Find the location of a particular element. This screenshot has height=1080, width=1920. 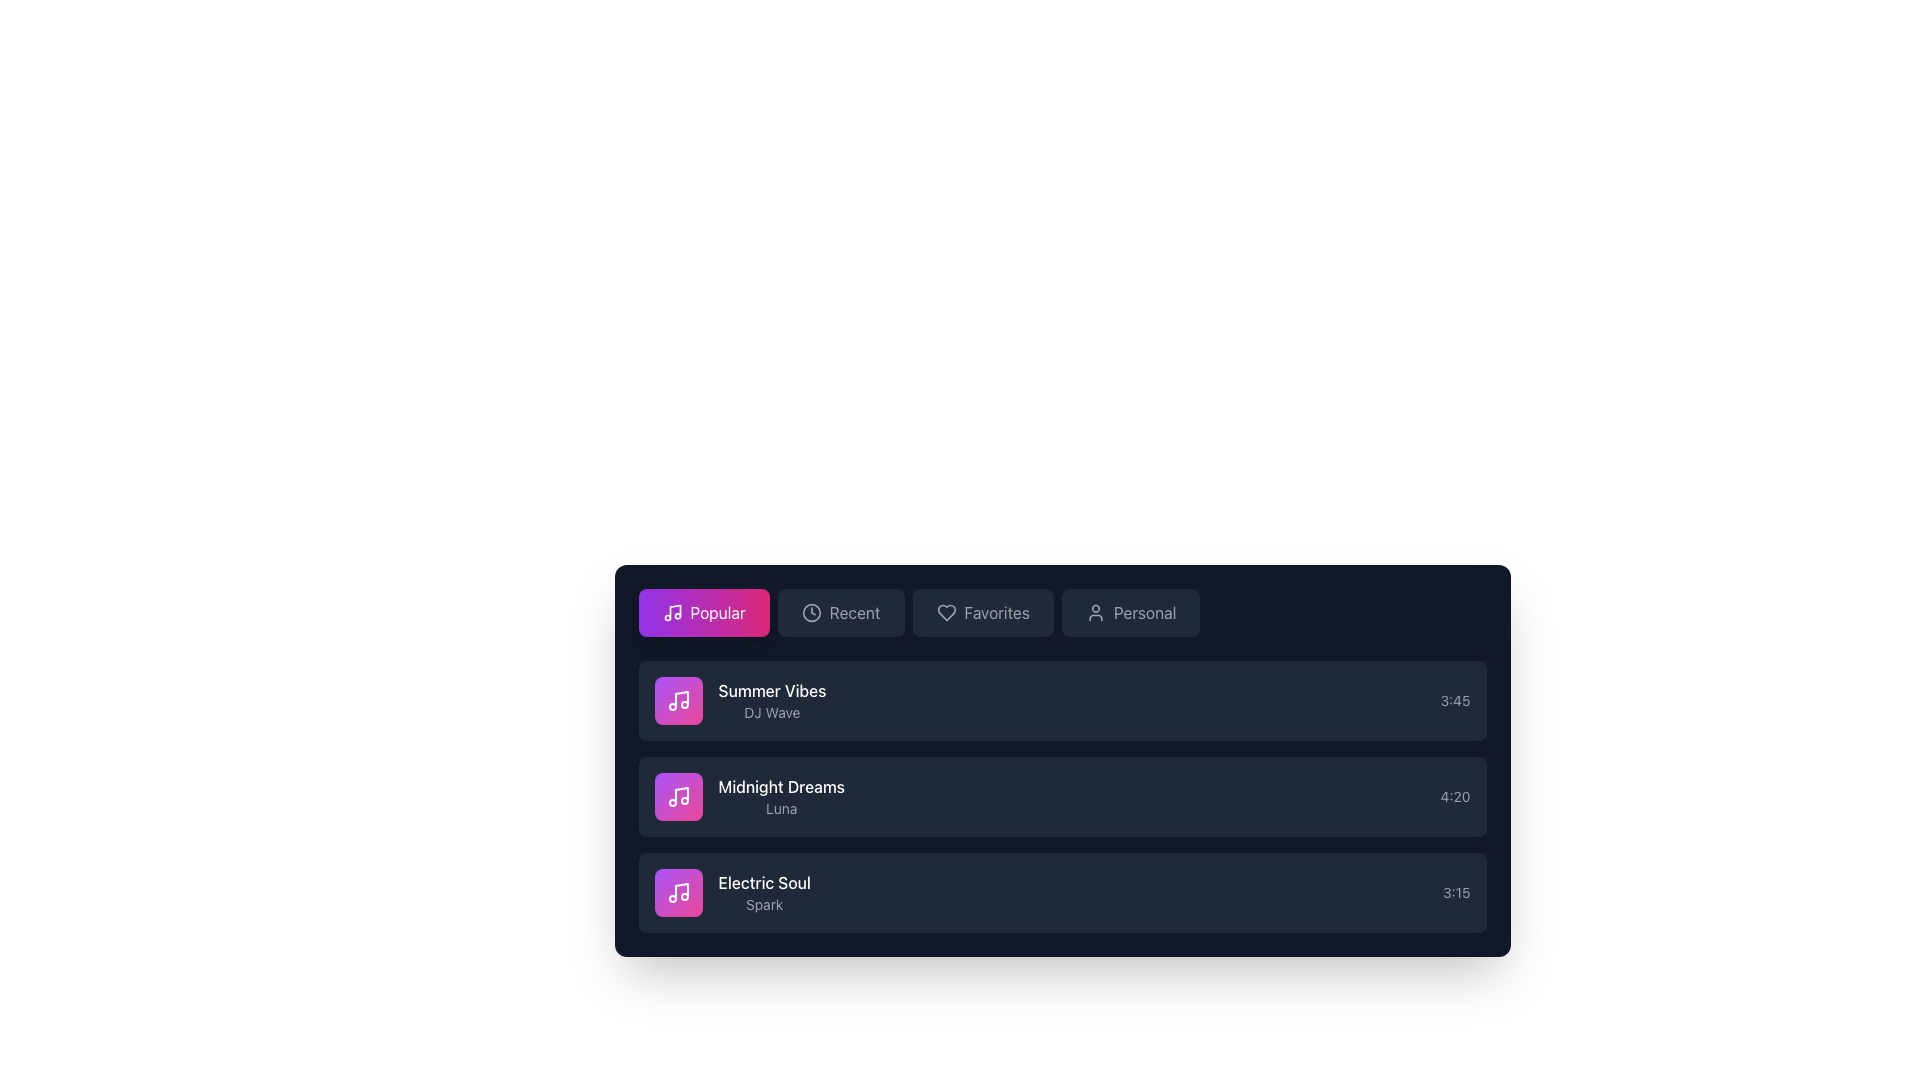

or tab to the music track icon located to the left of the text 'Summer Vibes' in the first row of the list is located at coordinates (678, 700).